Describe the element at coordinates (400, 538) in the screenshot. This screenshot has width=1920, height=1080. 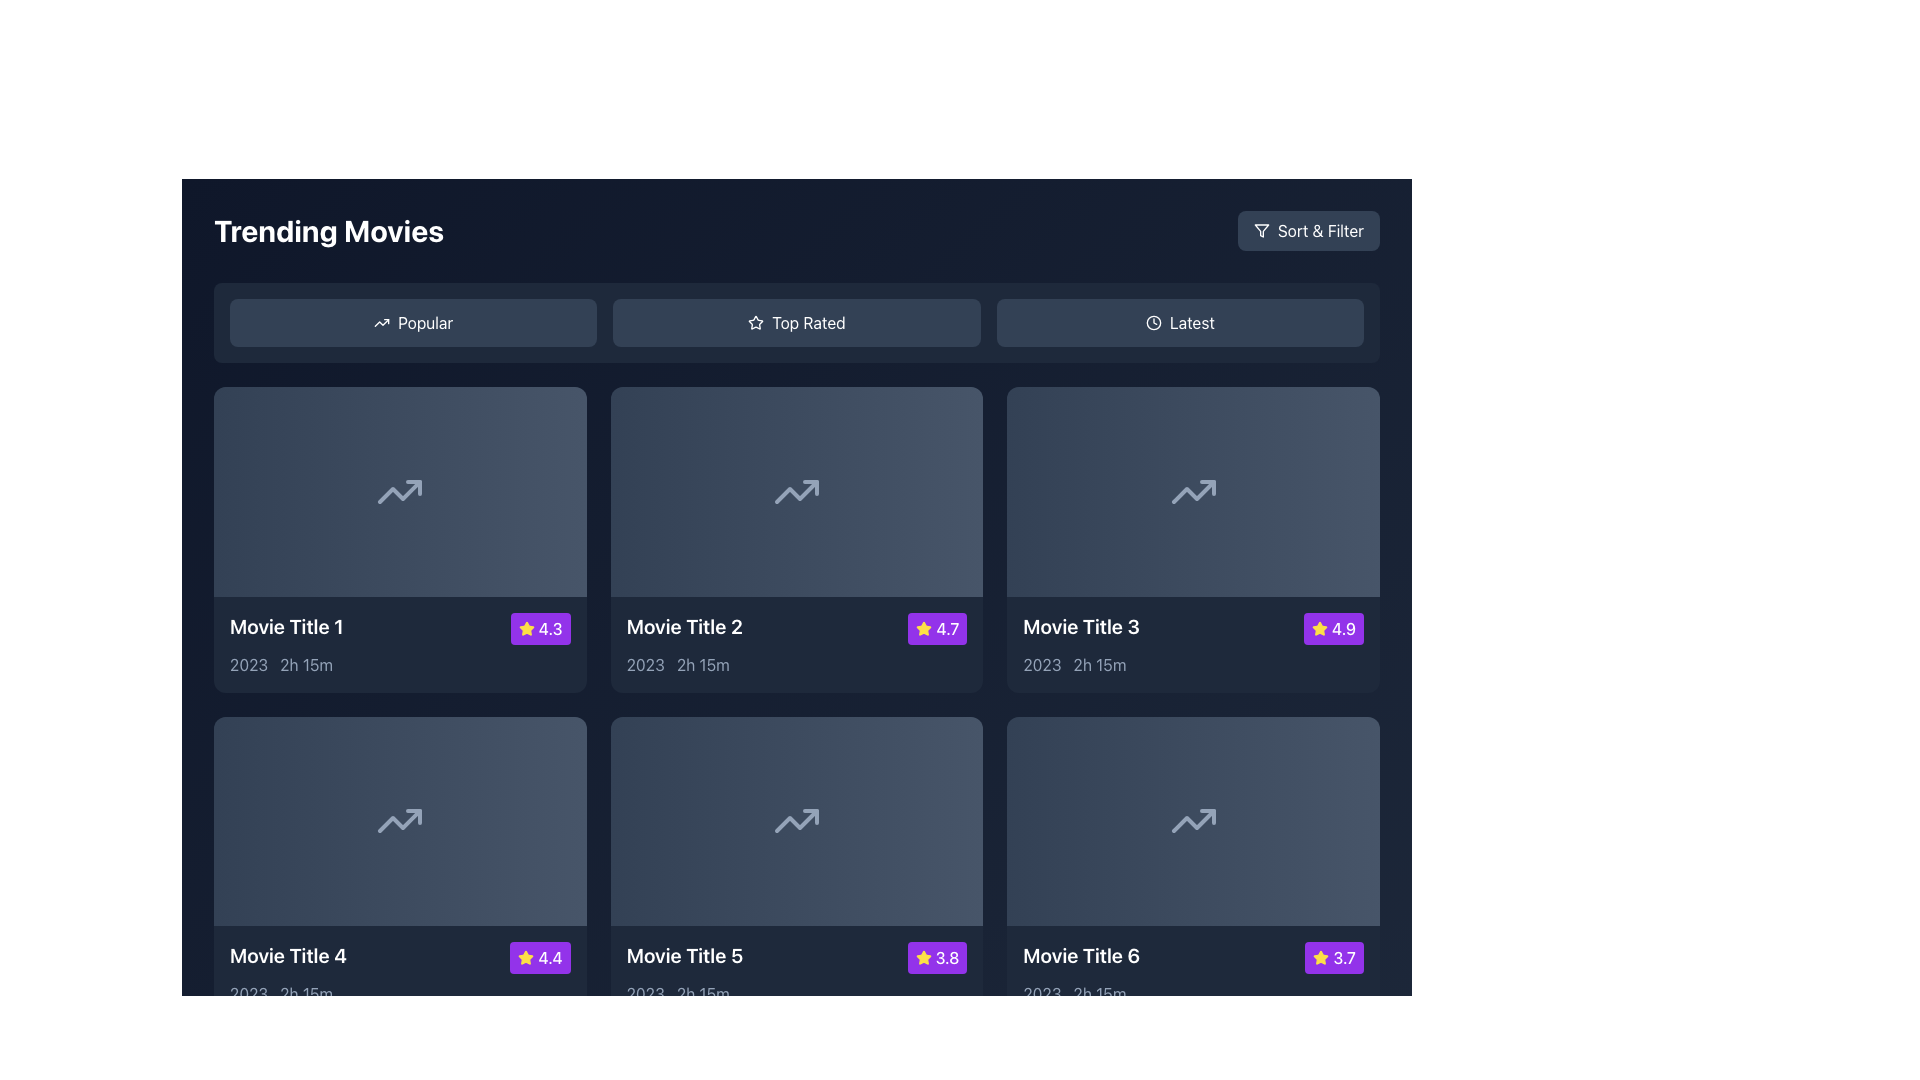
I see `the first movie card in the 'Trending Movies' section, located at the top-left position of the grid, which provides details about a specific movie` at that location.